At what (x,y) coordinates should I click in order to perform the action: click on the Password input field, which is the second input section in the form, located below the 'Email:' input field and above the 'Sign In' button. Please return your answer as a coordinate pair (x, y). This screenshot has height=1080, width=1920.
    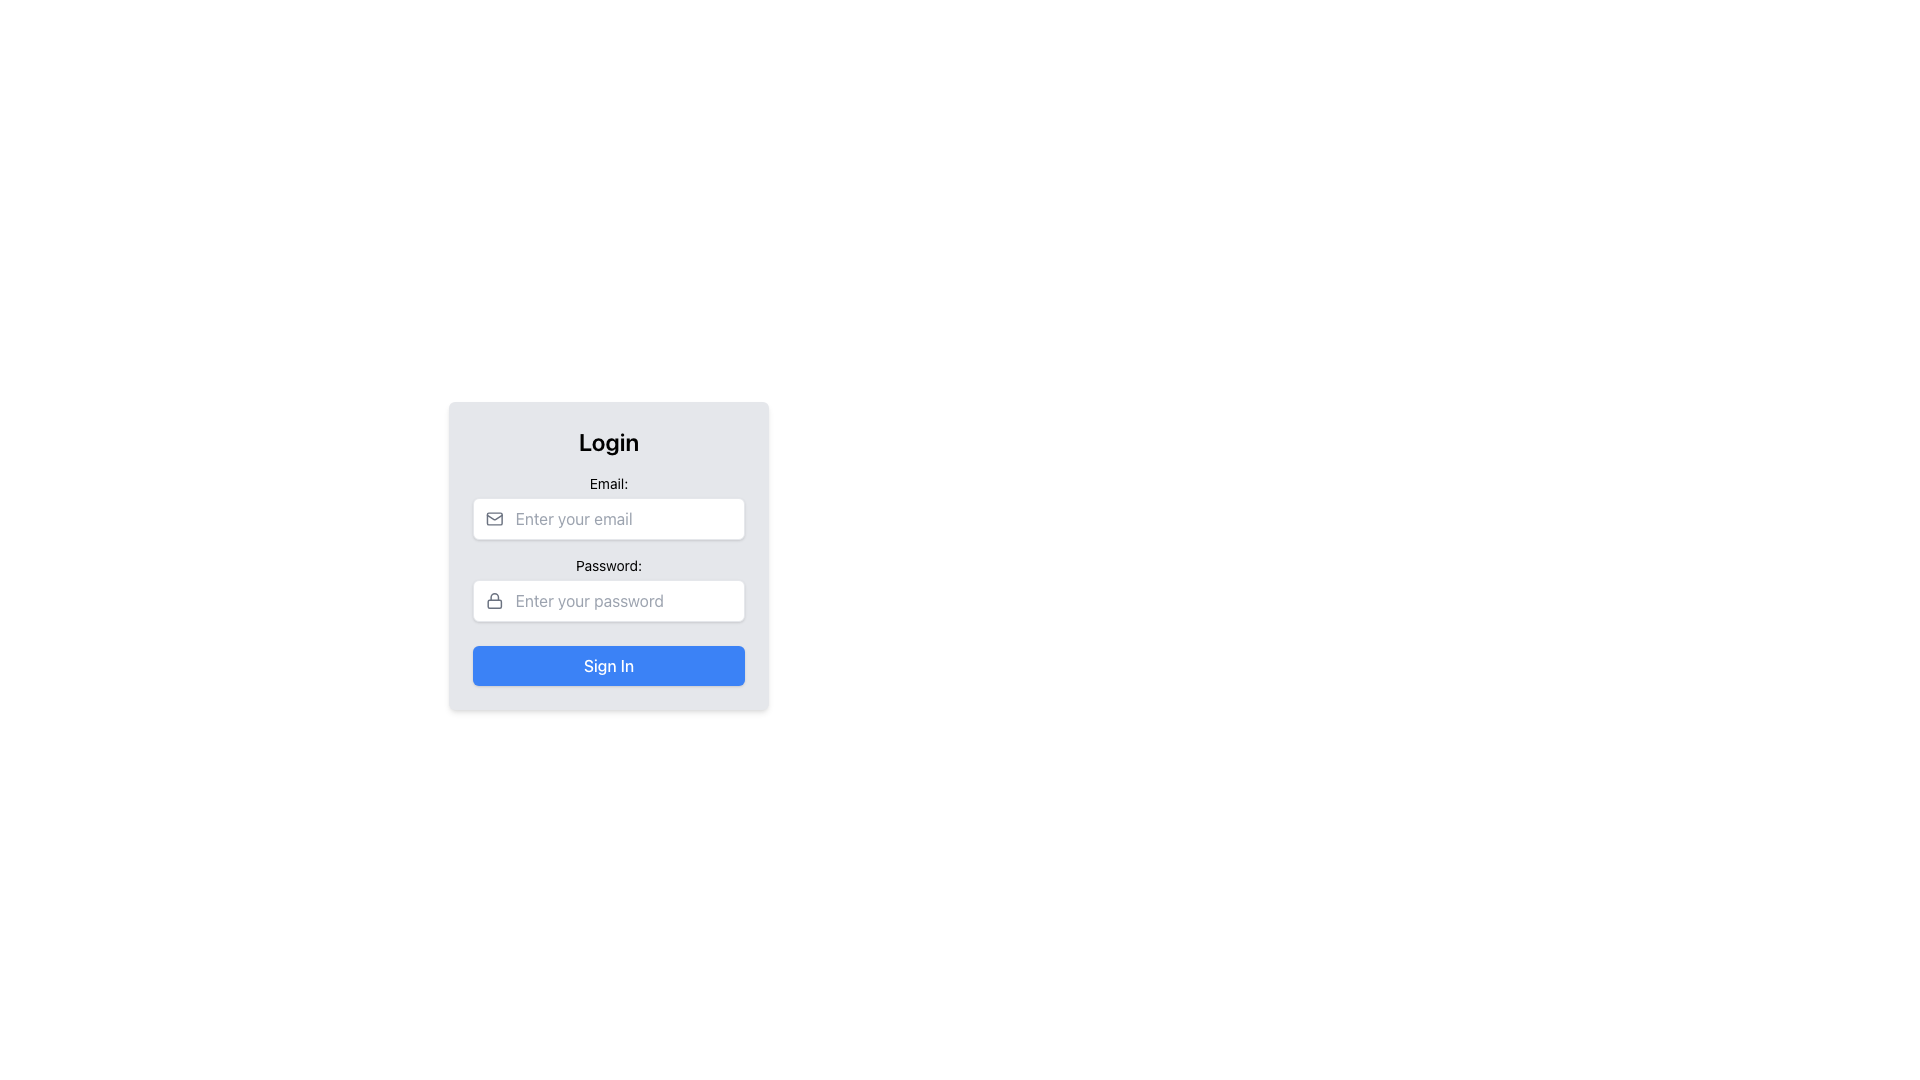
    Looking at the image, I should click on (608, 588).